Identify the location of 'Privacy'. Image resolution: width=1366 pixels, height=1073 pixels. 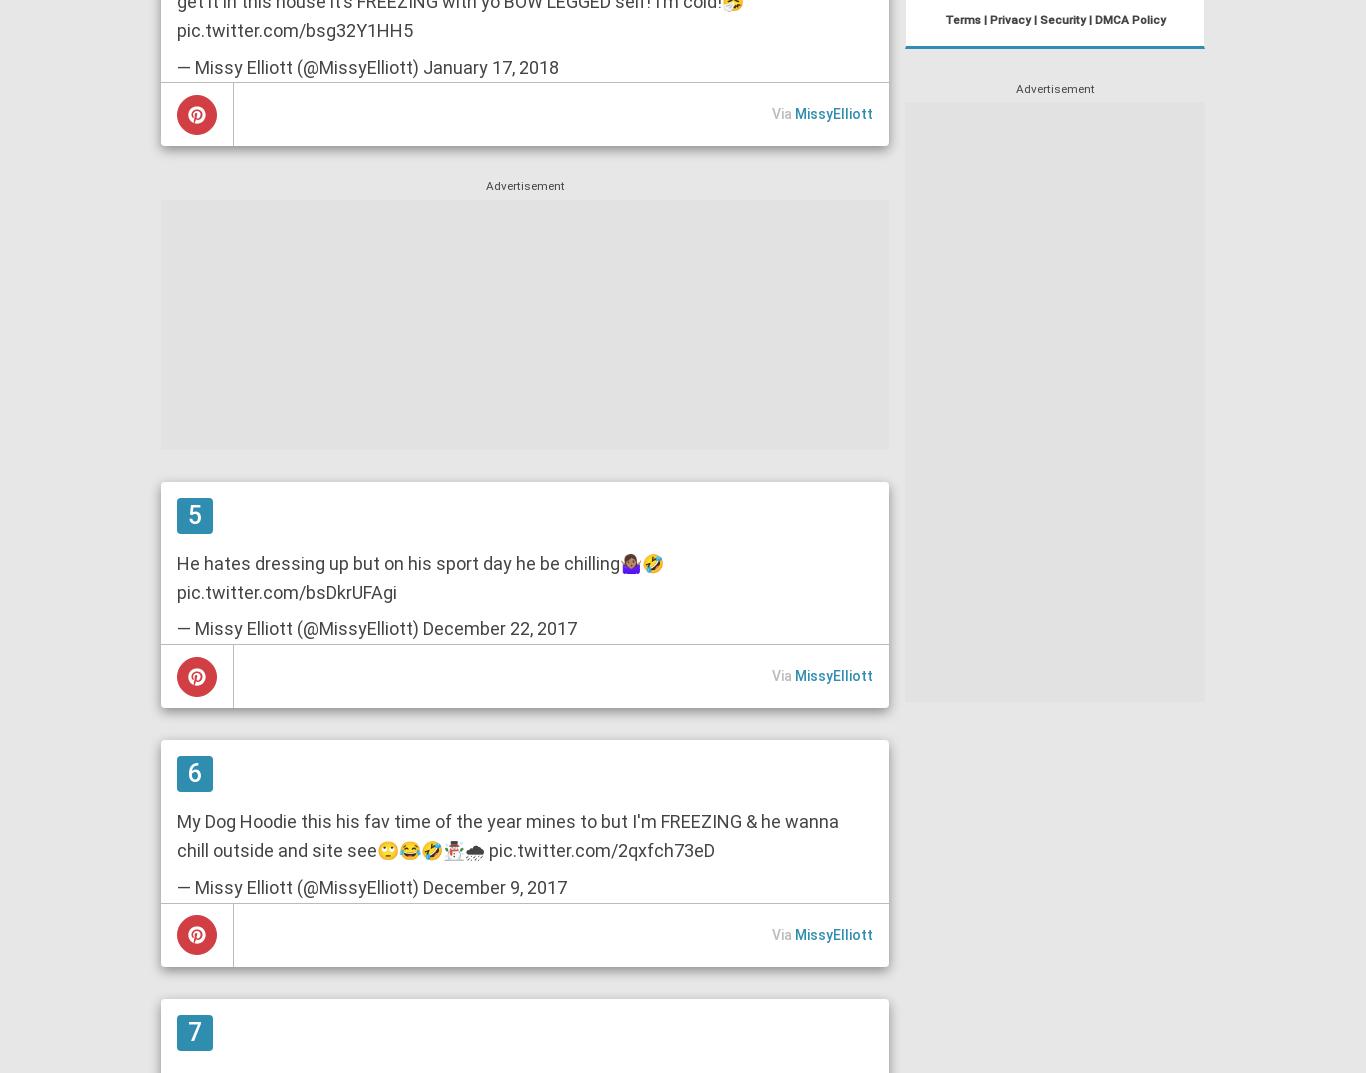
(988, 18).